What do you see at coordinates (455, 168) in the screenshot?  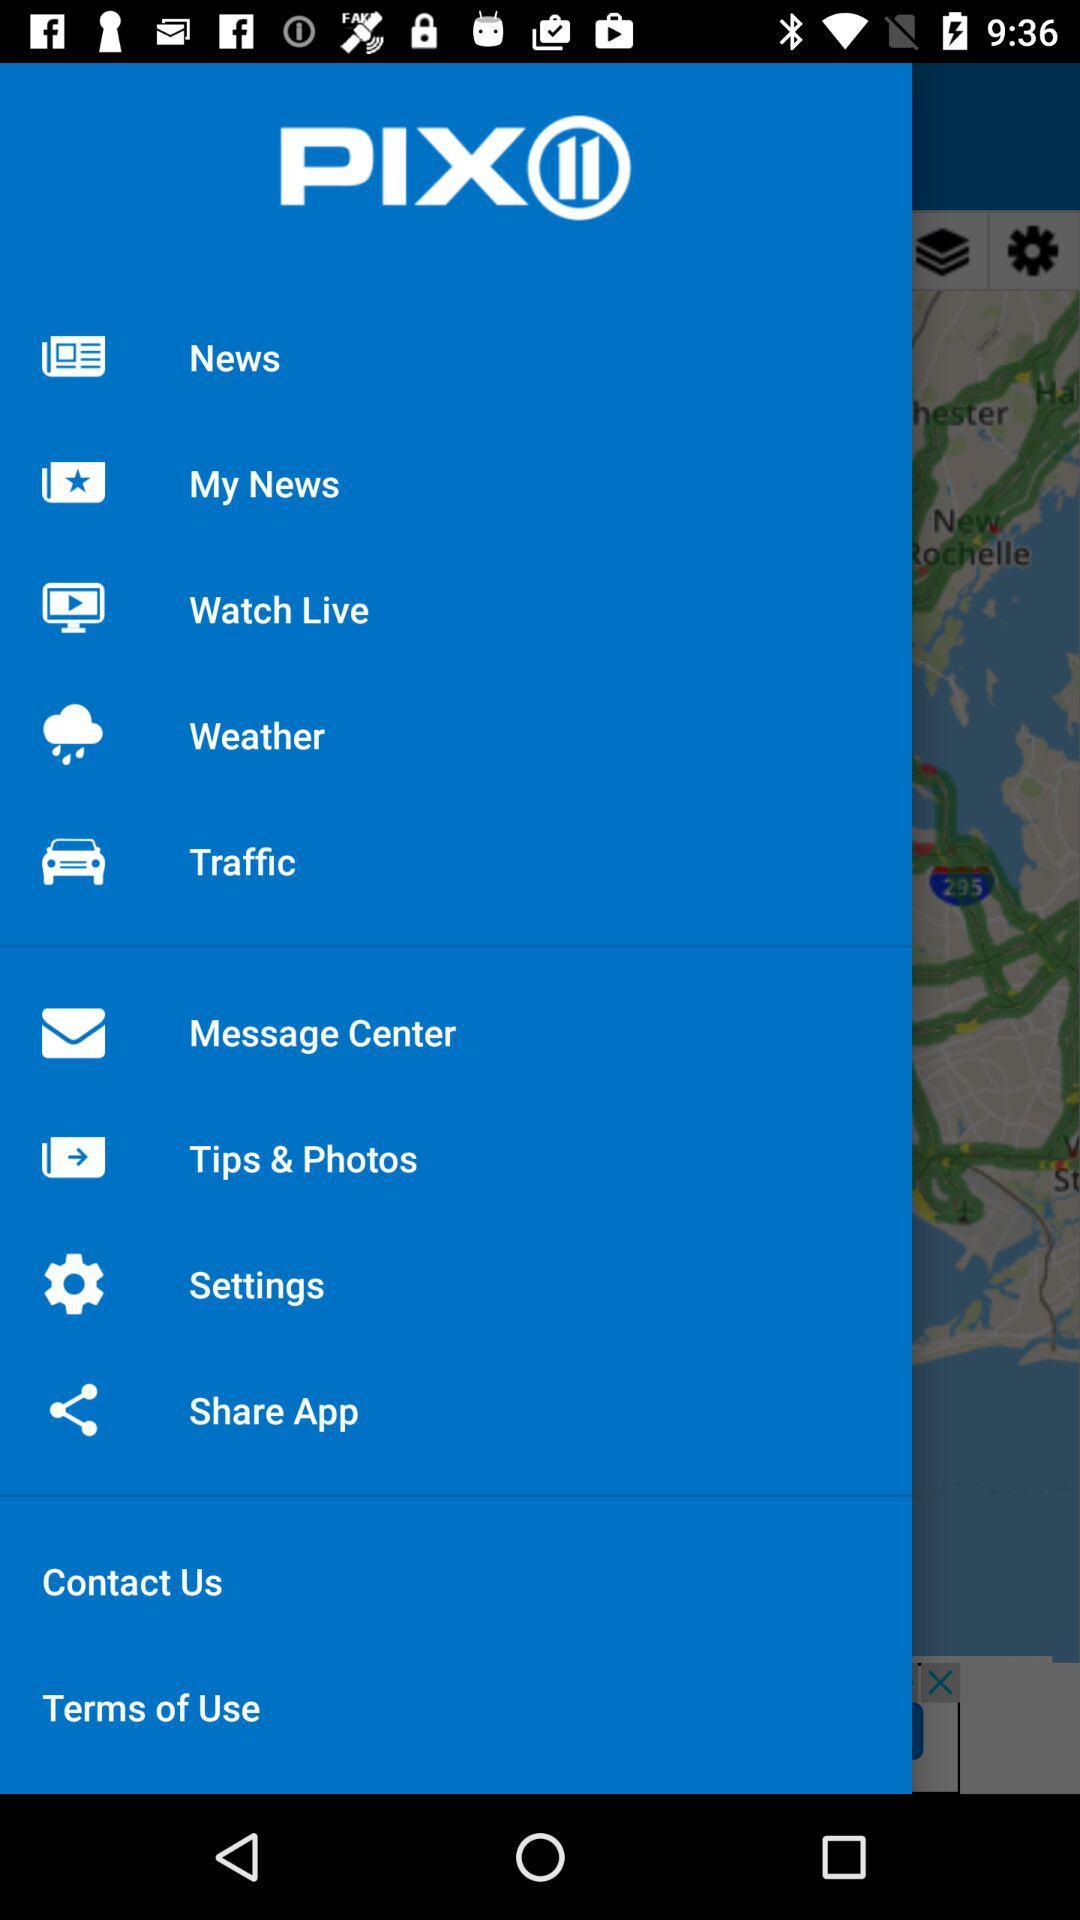 I see `the header above news` at bounding box center [455, 168].